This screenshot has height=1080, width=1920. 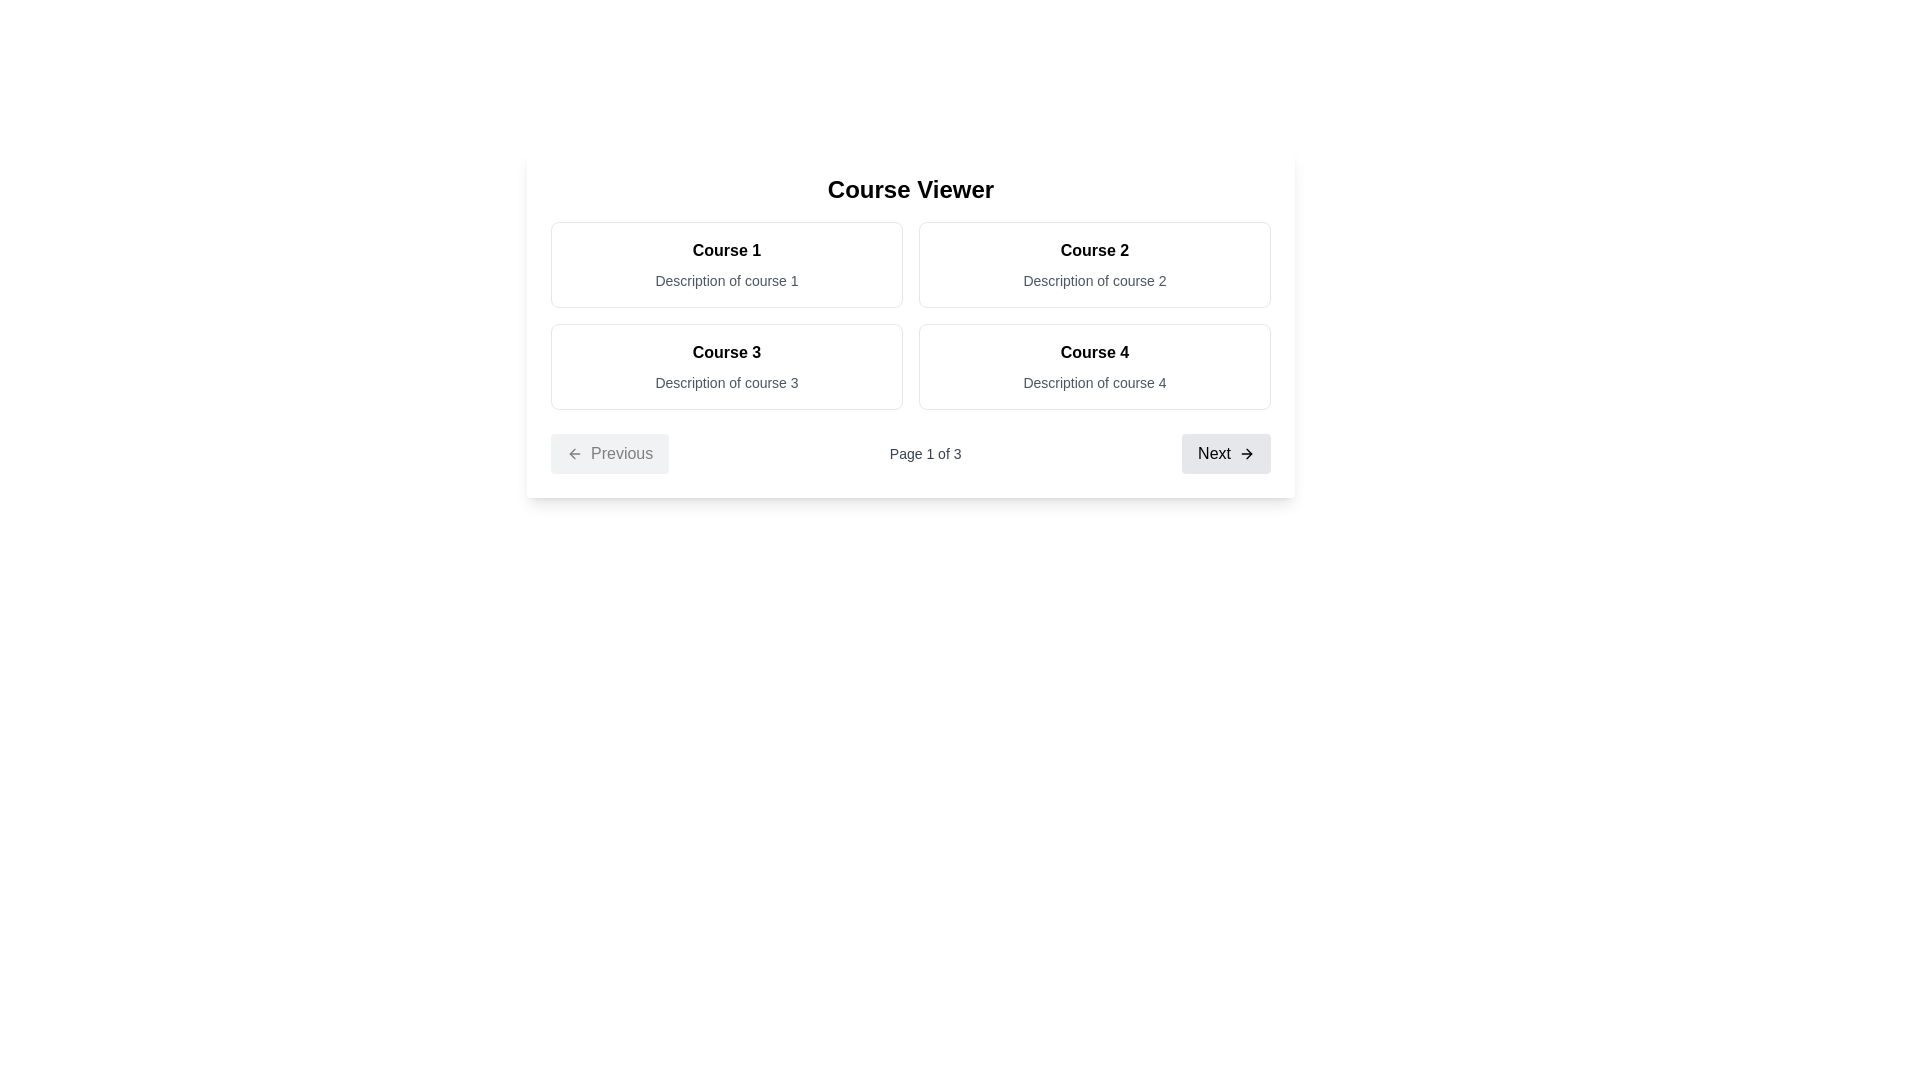 I want to click on the static text displaying 'Course 4' at the top-center of the course information card, so click(x=1093, y=352).